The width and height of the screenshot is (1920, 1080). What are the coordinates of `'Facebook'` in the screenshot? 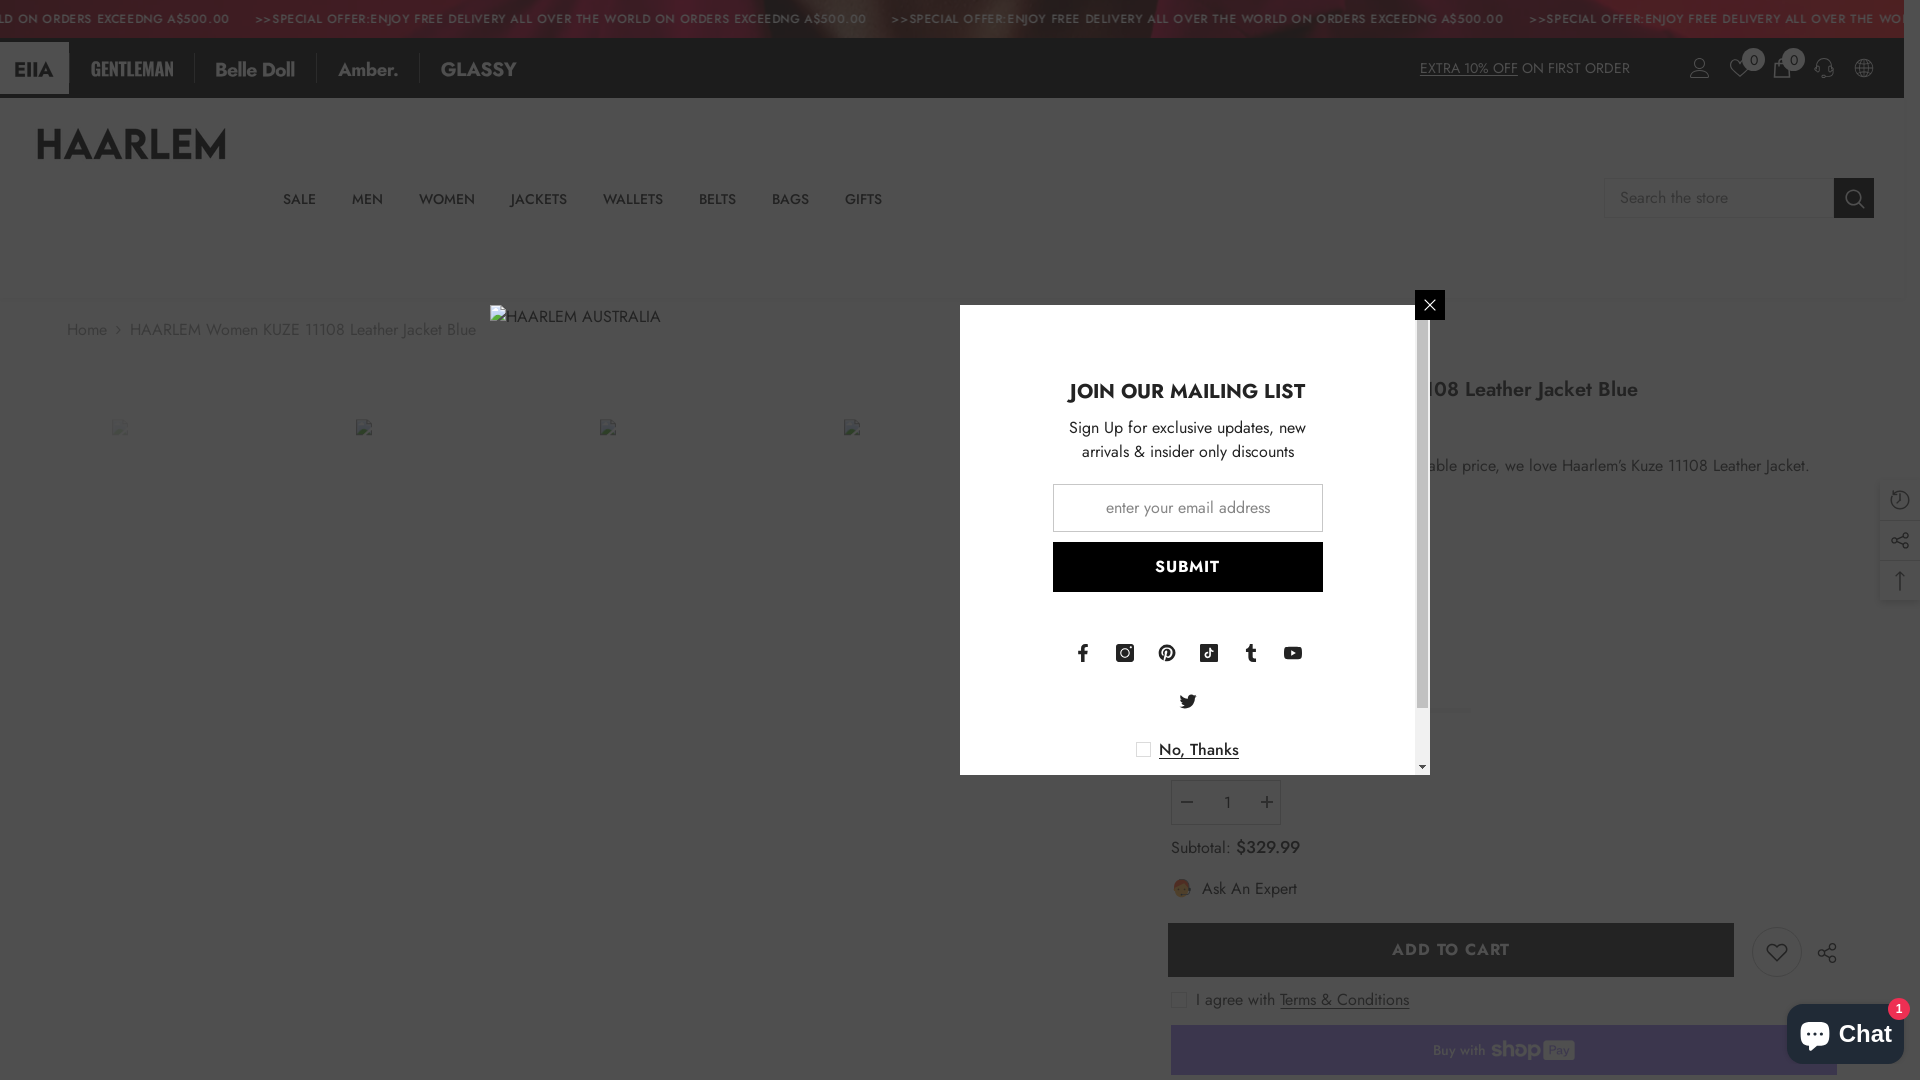 It's located at (1082, 652).